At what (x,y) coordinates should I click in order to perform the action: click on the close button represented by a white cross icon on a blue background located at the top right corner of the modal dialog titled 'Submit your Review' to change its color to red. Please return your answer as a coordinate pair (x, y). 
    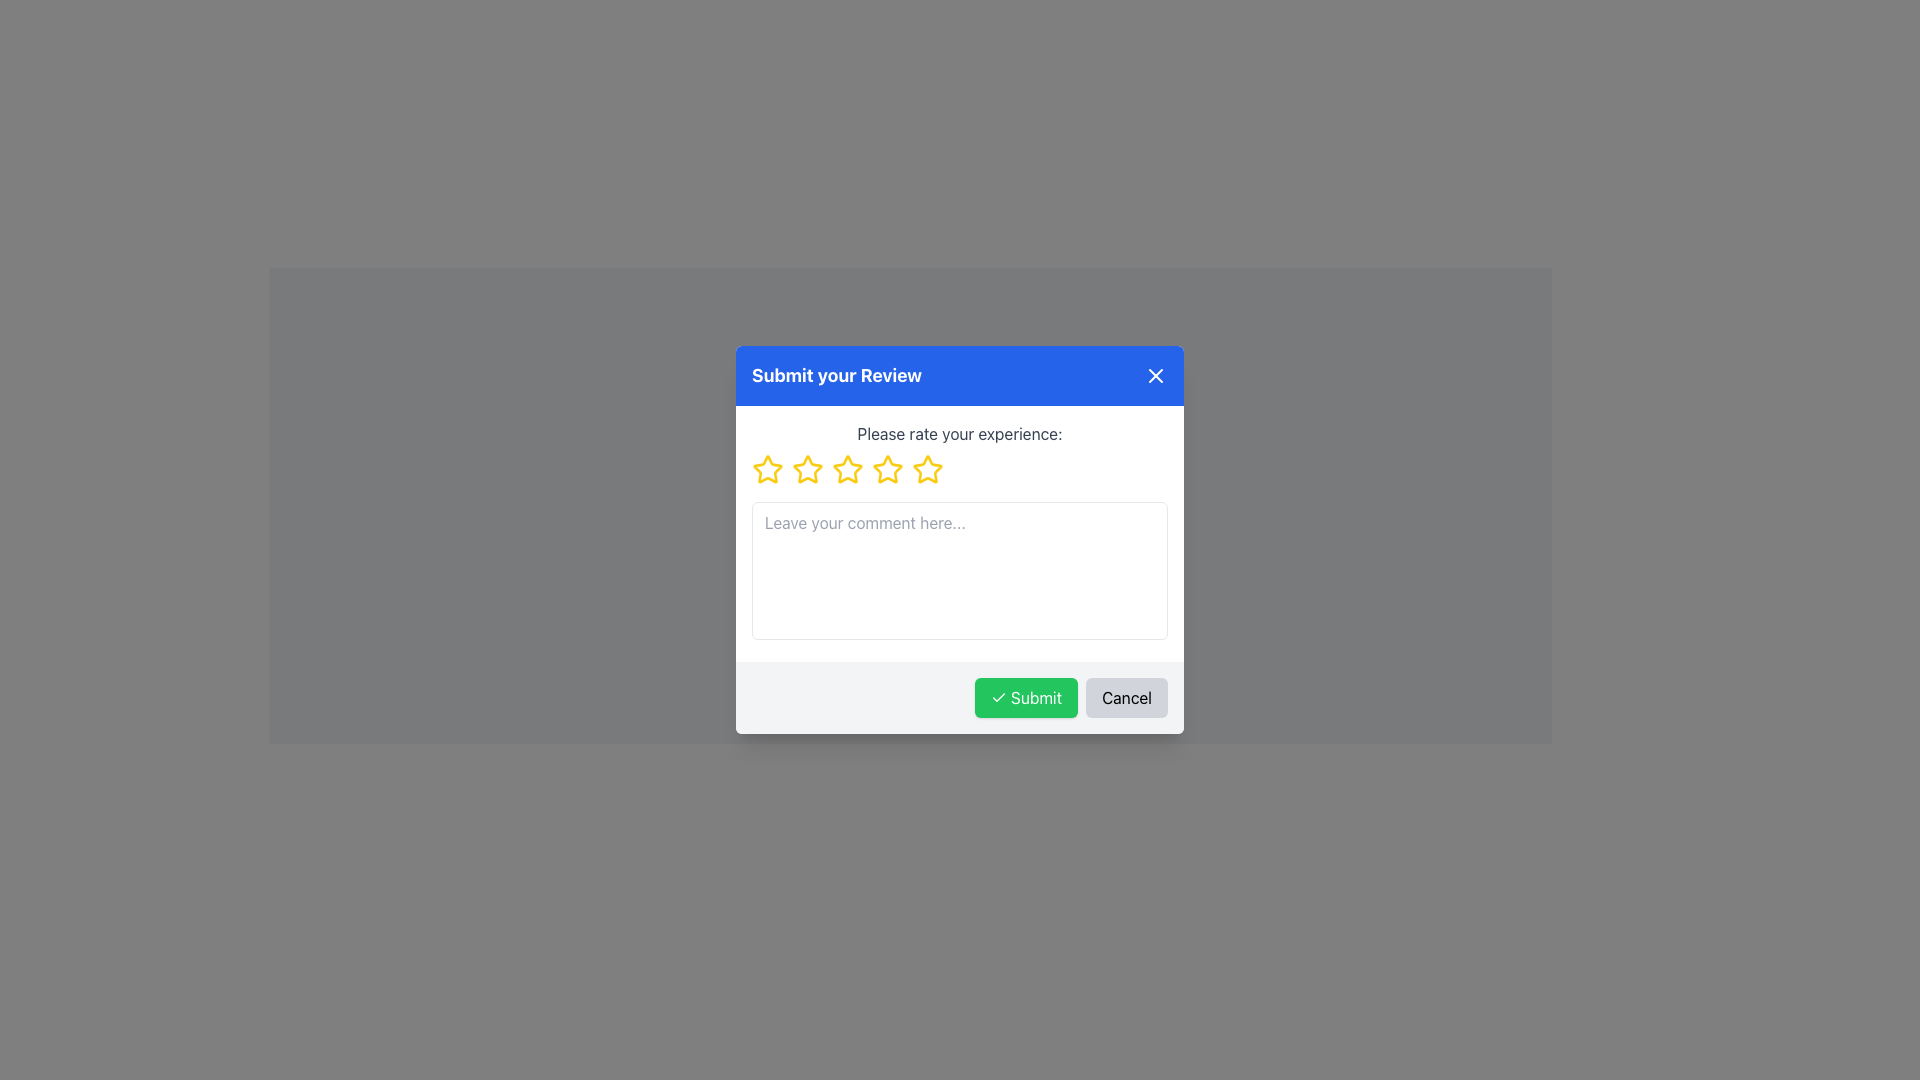
    Looking at the image, I should click on (1156, 375).